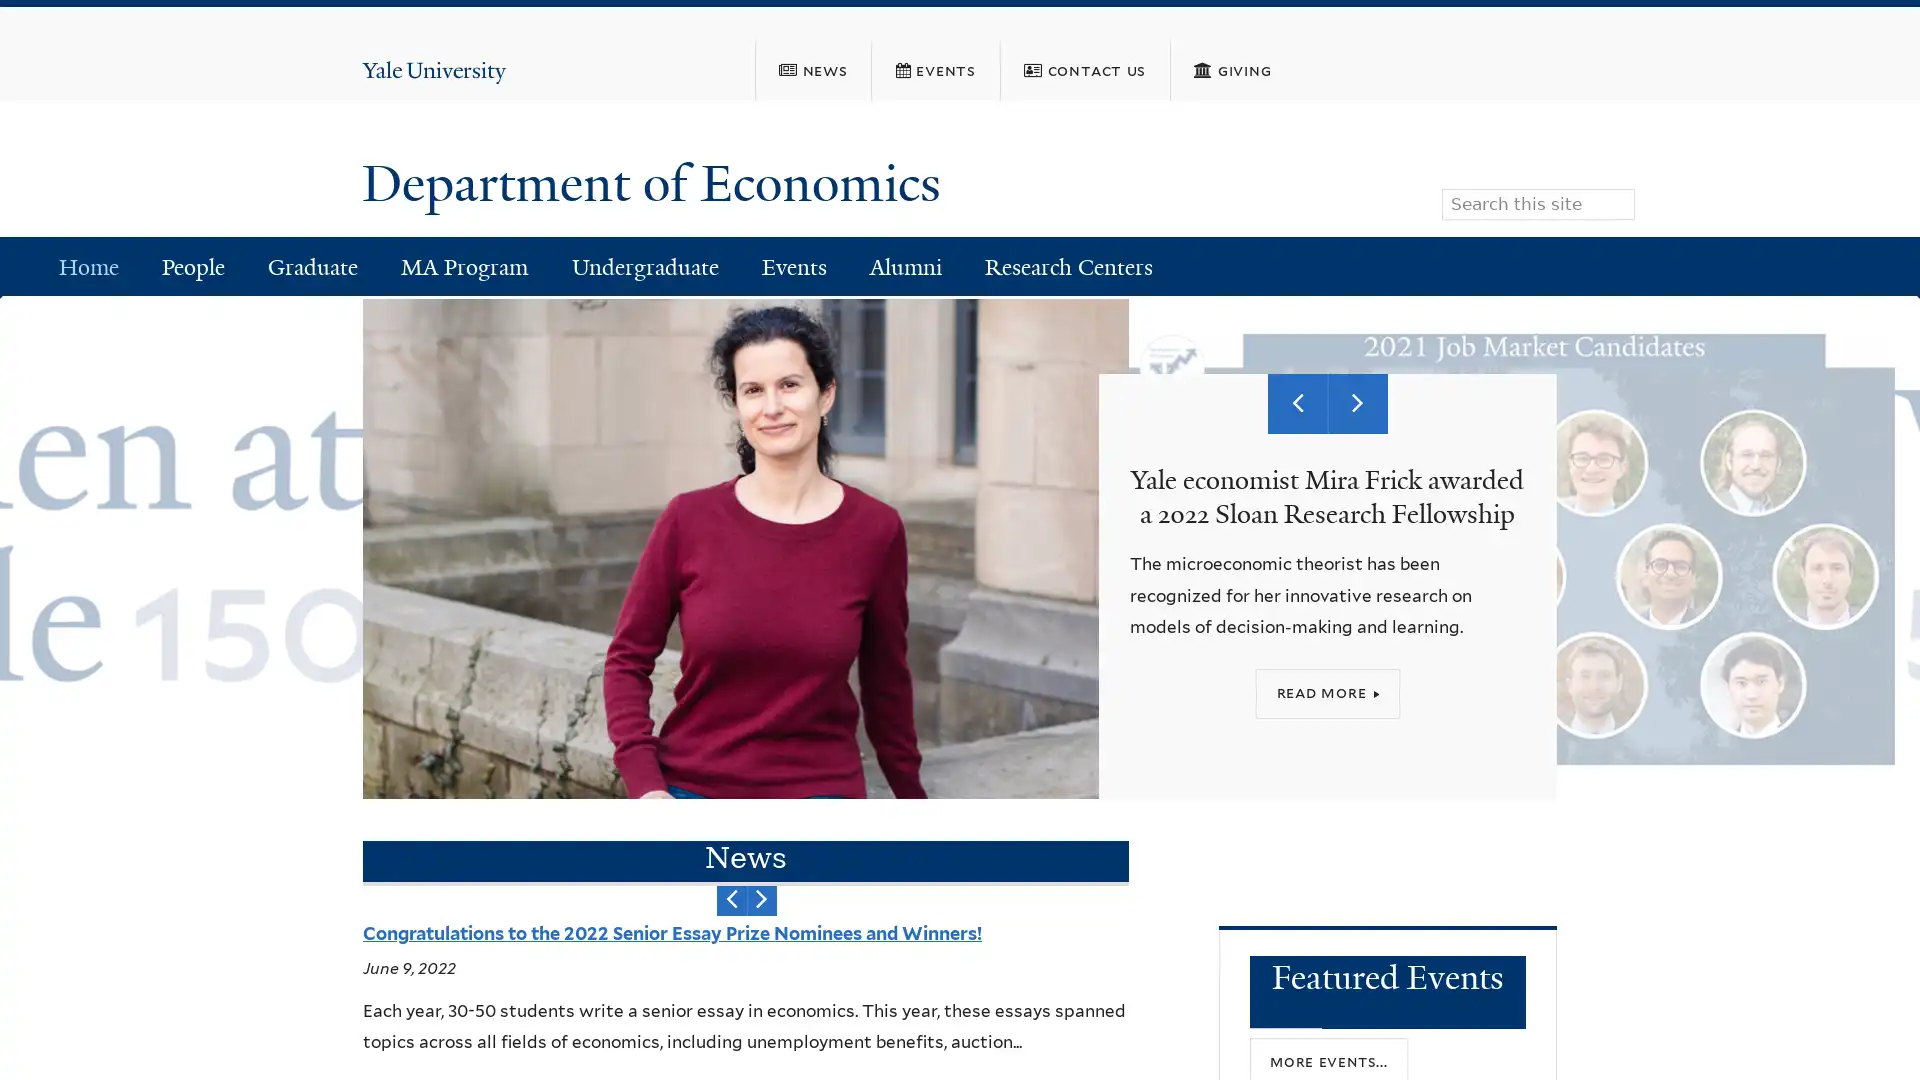 The width and height of the screenshot is (1920, 1080). What do you see at coordinates (729, 898) in the screenshot?
I see `previous` at bounding box center [729, 898].